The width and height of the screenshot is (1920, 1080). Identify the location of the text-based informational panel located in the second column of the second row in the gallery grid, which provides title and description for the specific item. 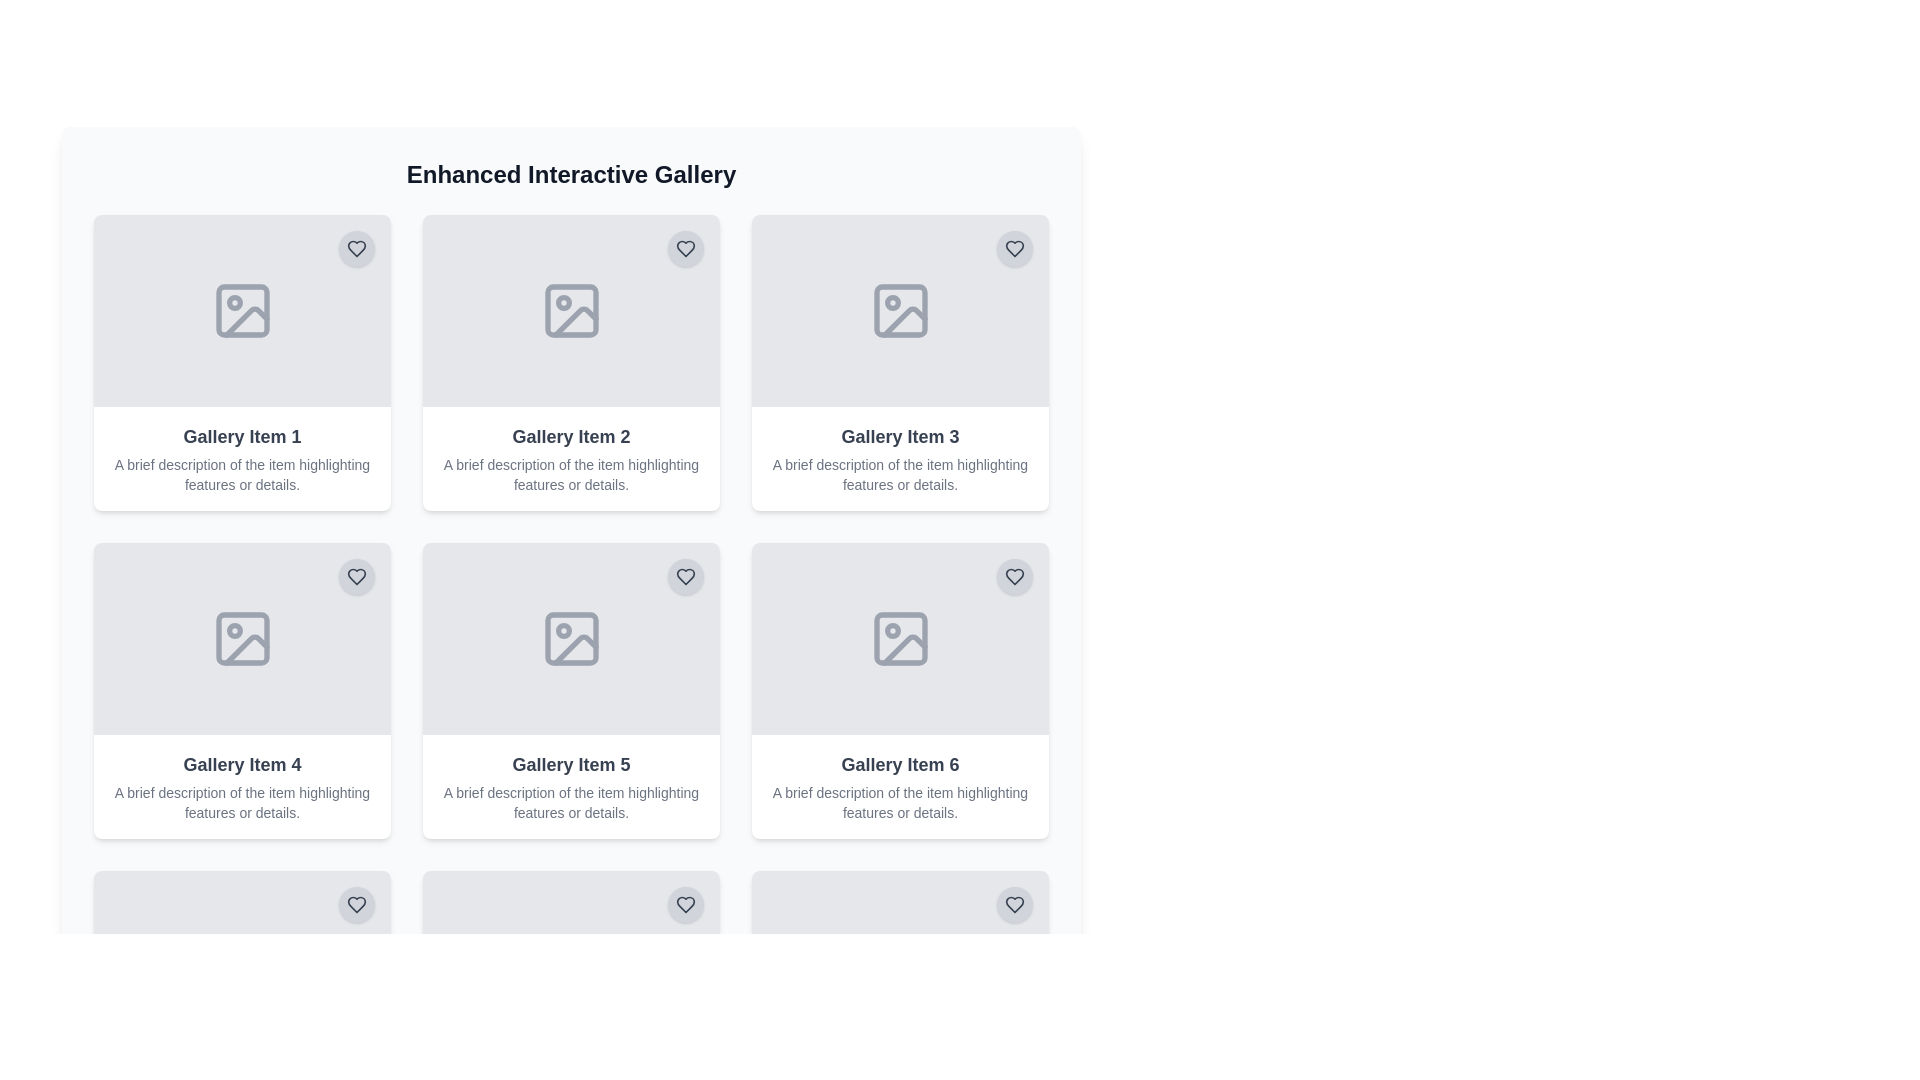
(899, 459).